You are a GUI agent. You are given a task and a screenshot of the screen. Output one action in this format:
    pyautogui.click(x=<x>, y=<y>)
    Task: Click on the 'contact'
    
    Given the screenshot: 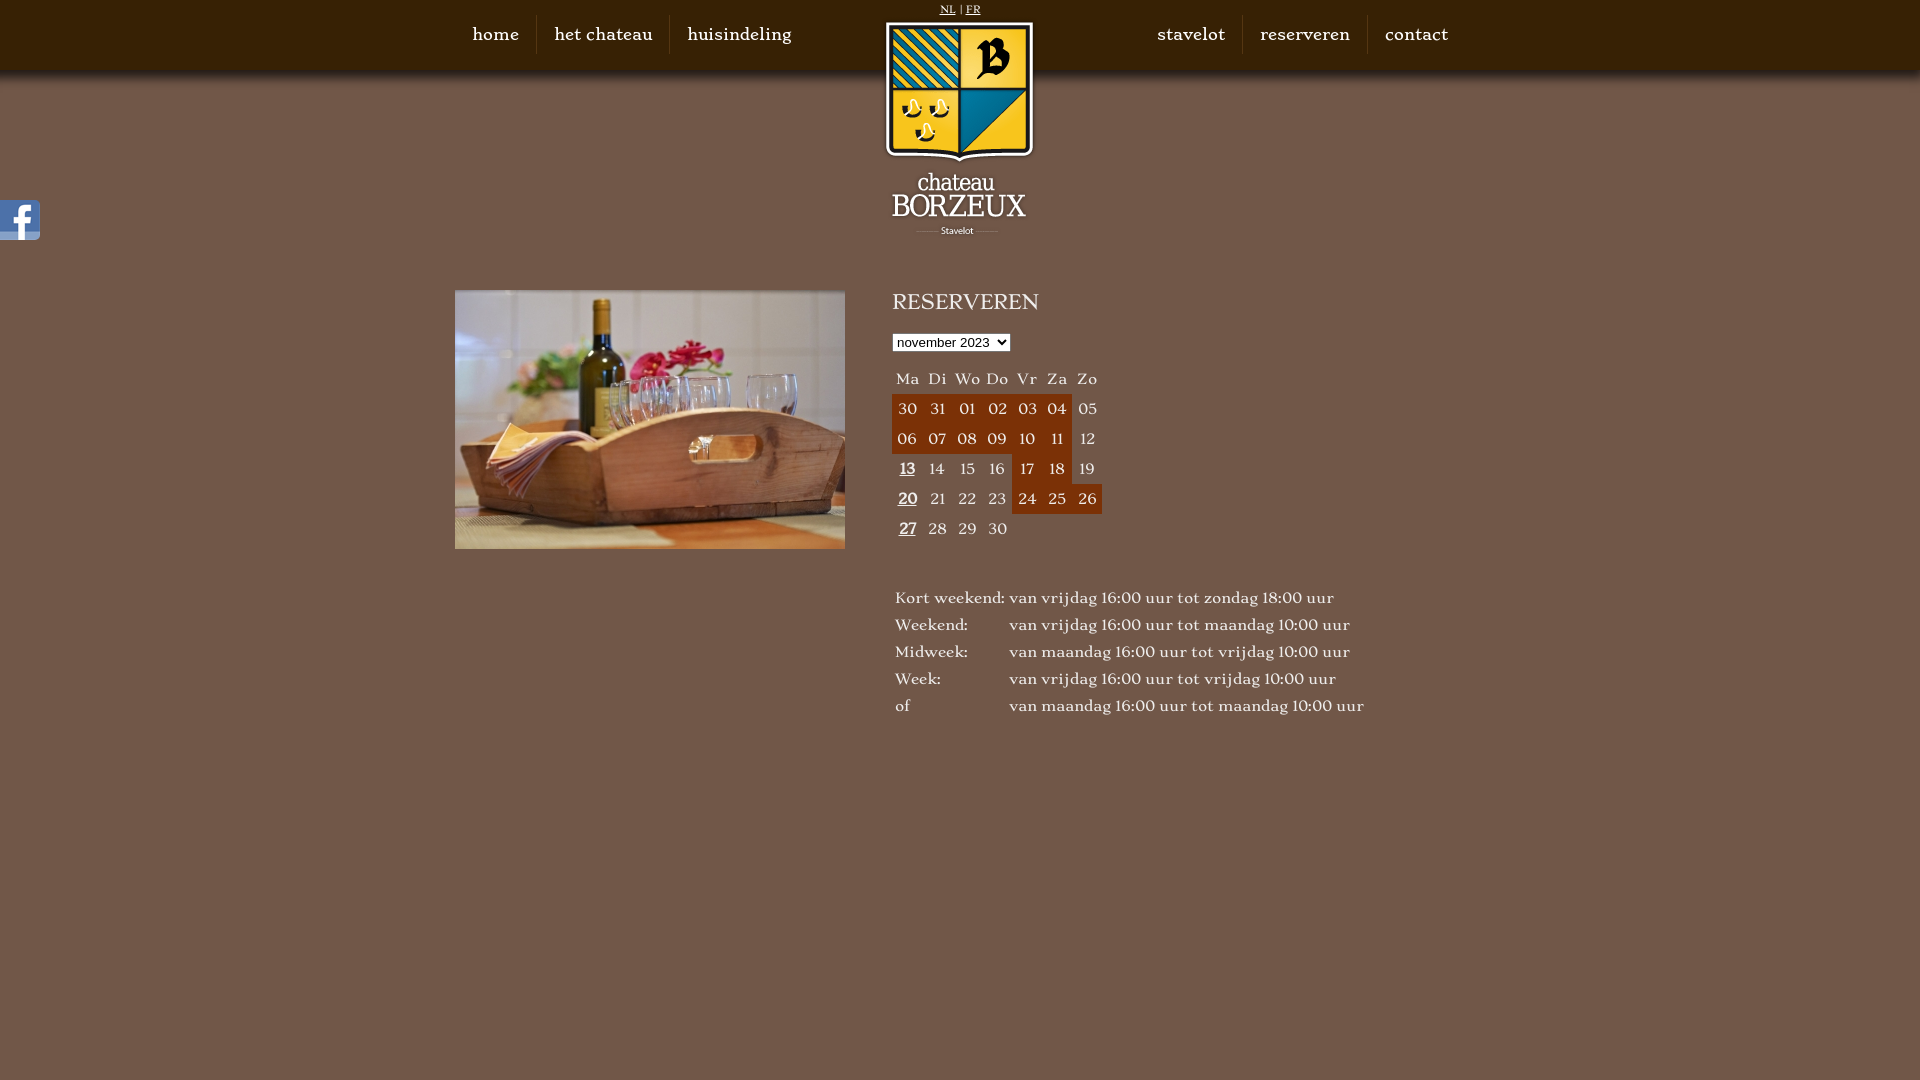 What is the action you would take?
    pyautogui.click(x=1415, y=34)
    